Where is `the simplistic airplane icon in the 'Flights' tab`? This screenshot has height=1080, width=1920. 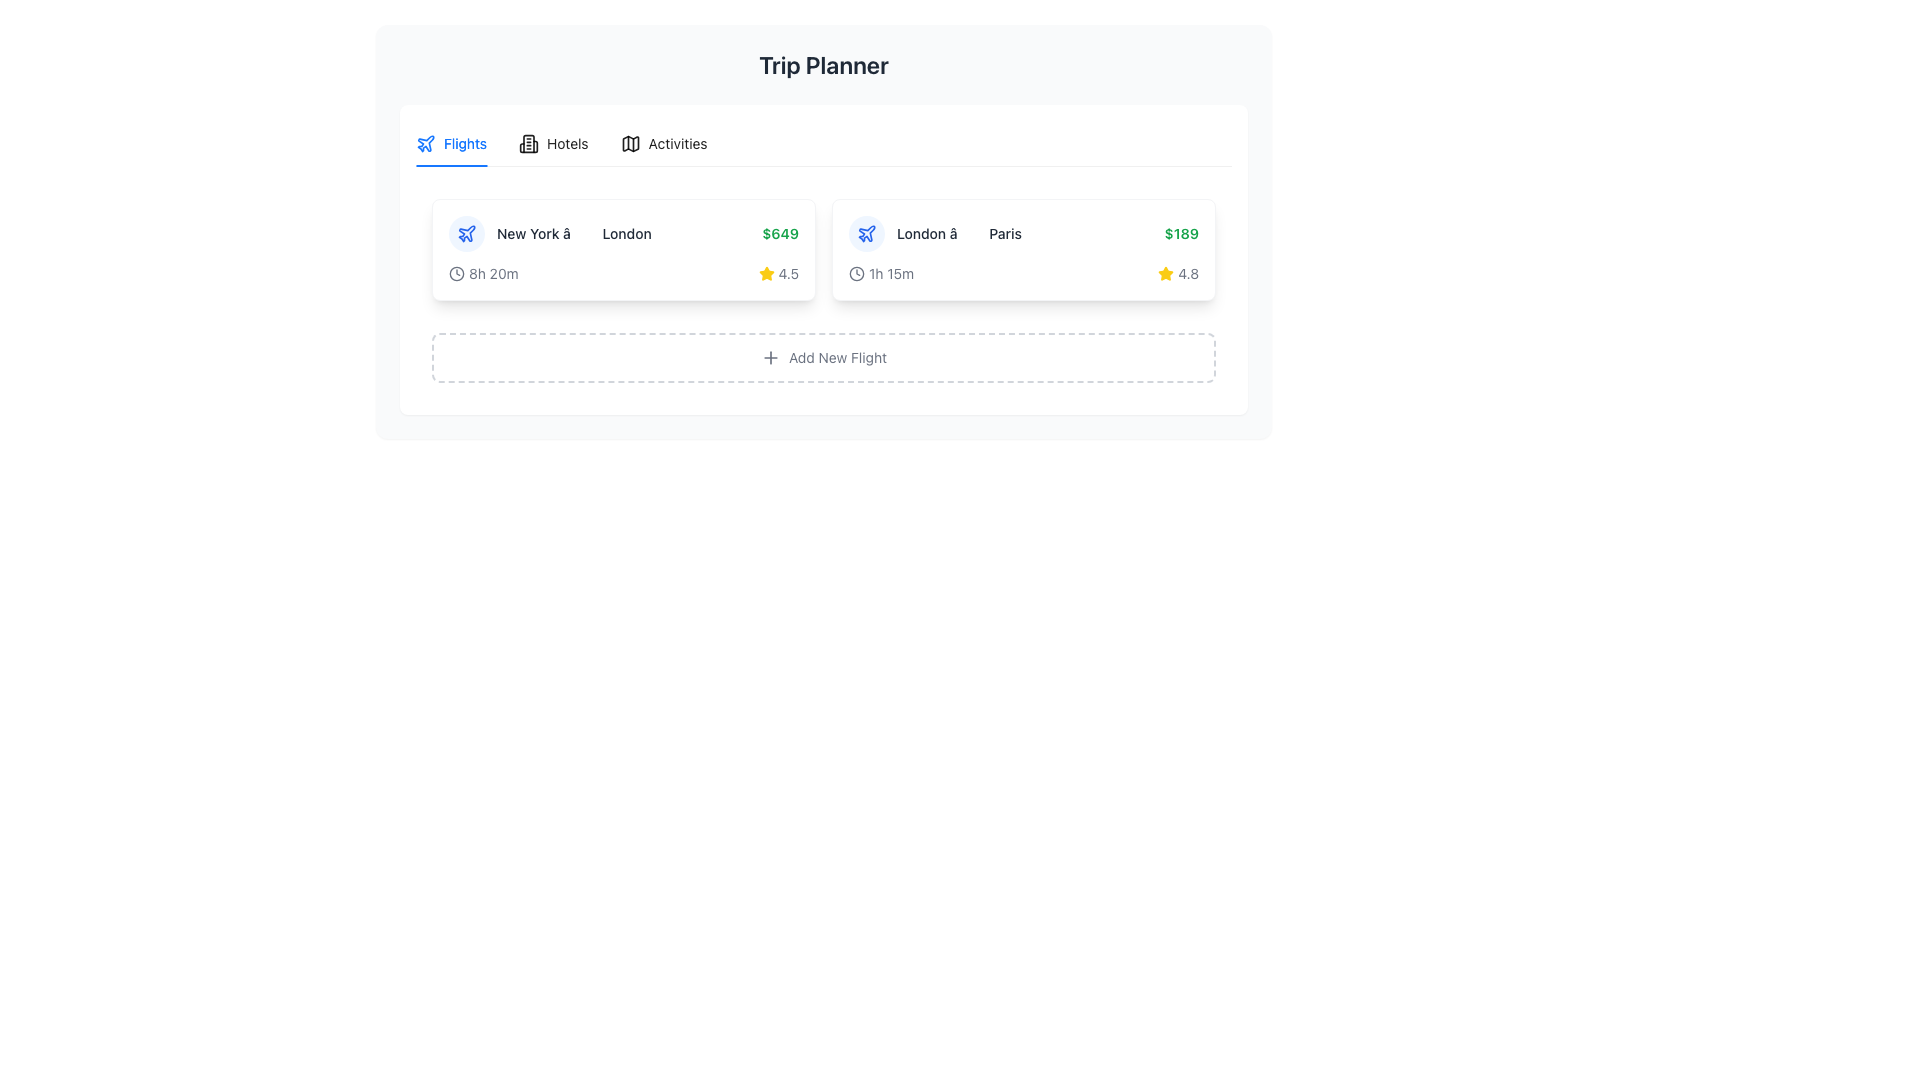
the simplistic airplane icon in the 'Flights' tab is located at coordinates (867, 232).